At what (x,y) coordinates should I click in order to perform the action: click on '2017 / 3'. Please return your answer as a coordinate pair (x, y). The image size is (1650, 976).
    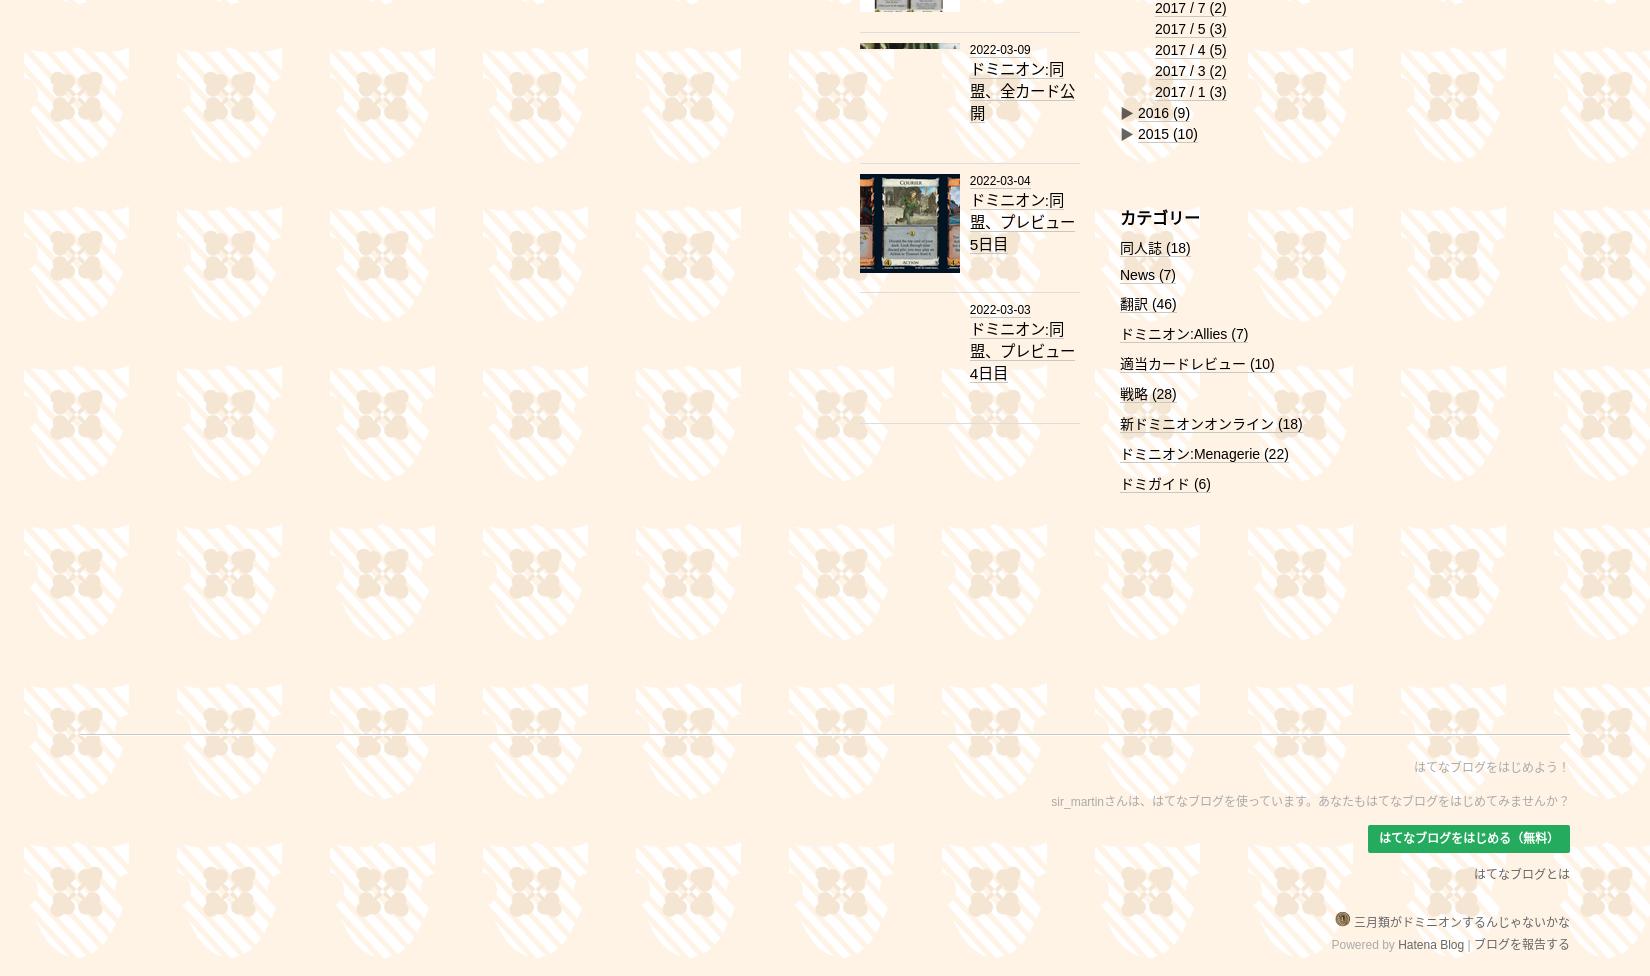
    Looking at the image, I should click on (1182, 70).